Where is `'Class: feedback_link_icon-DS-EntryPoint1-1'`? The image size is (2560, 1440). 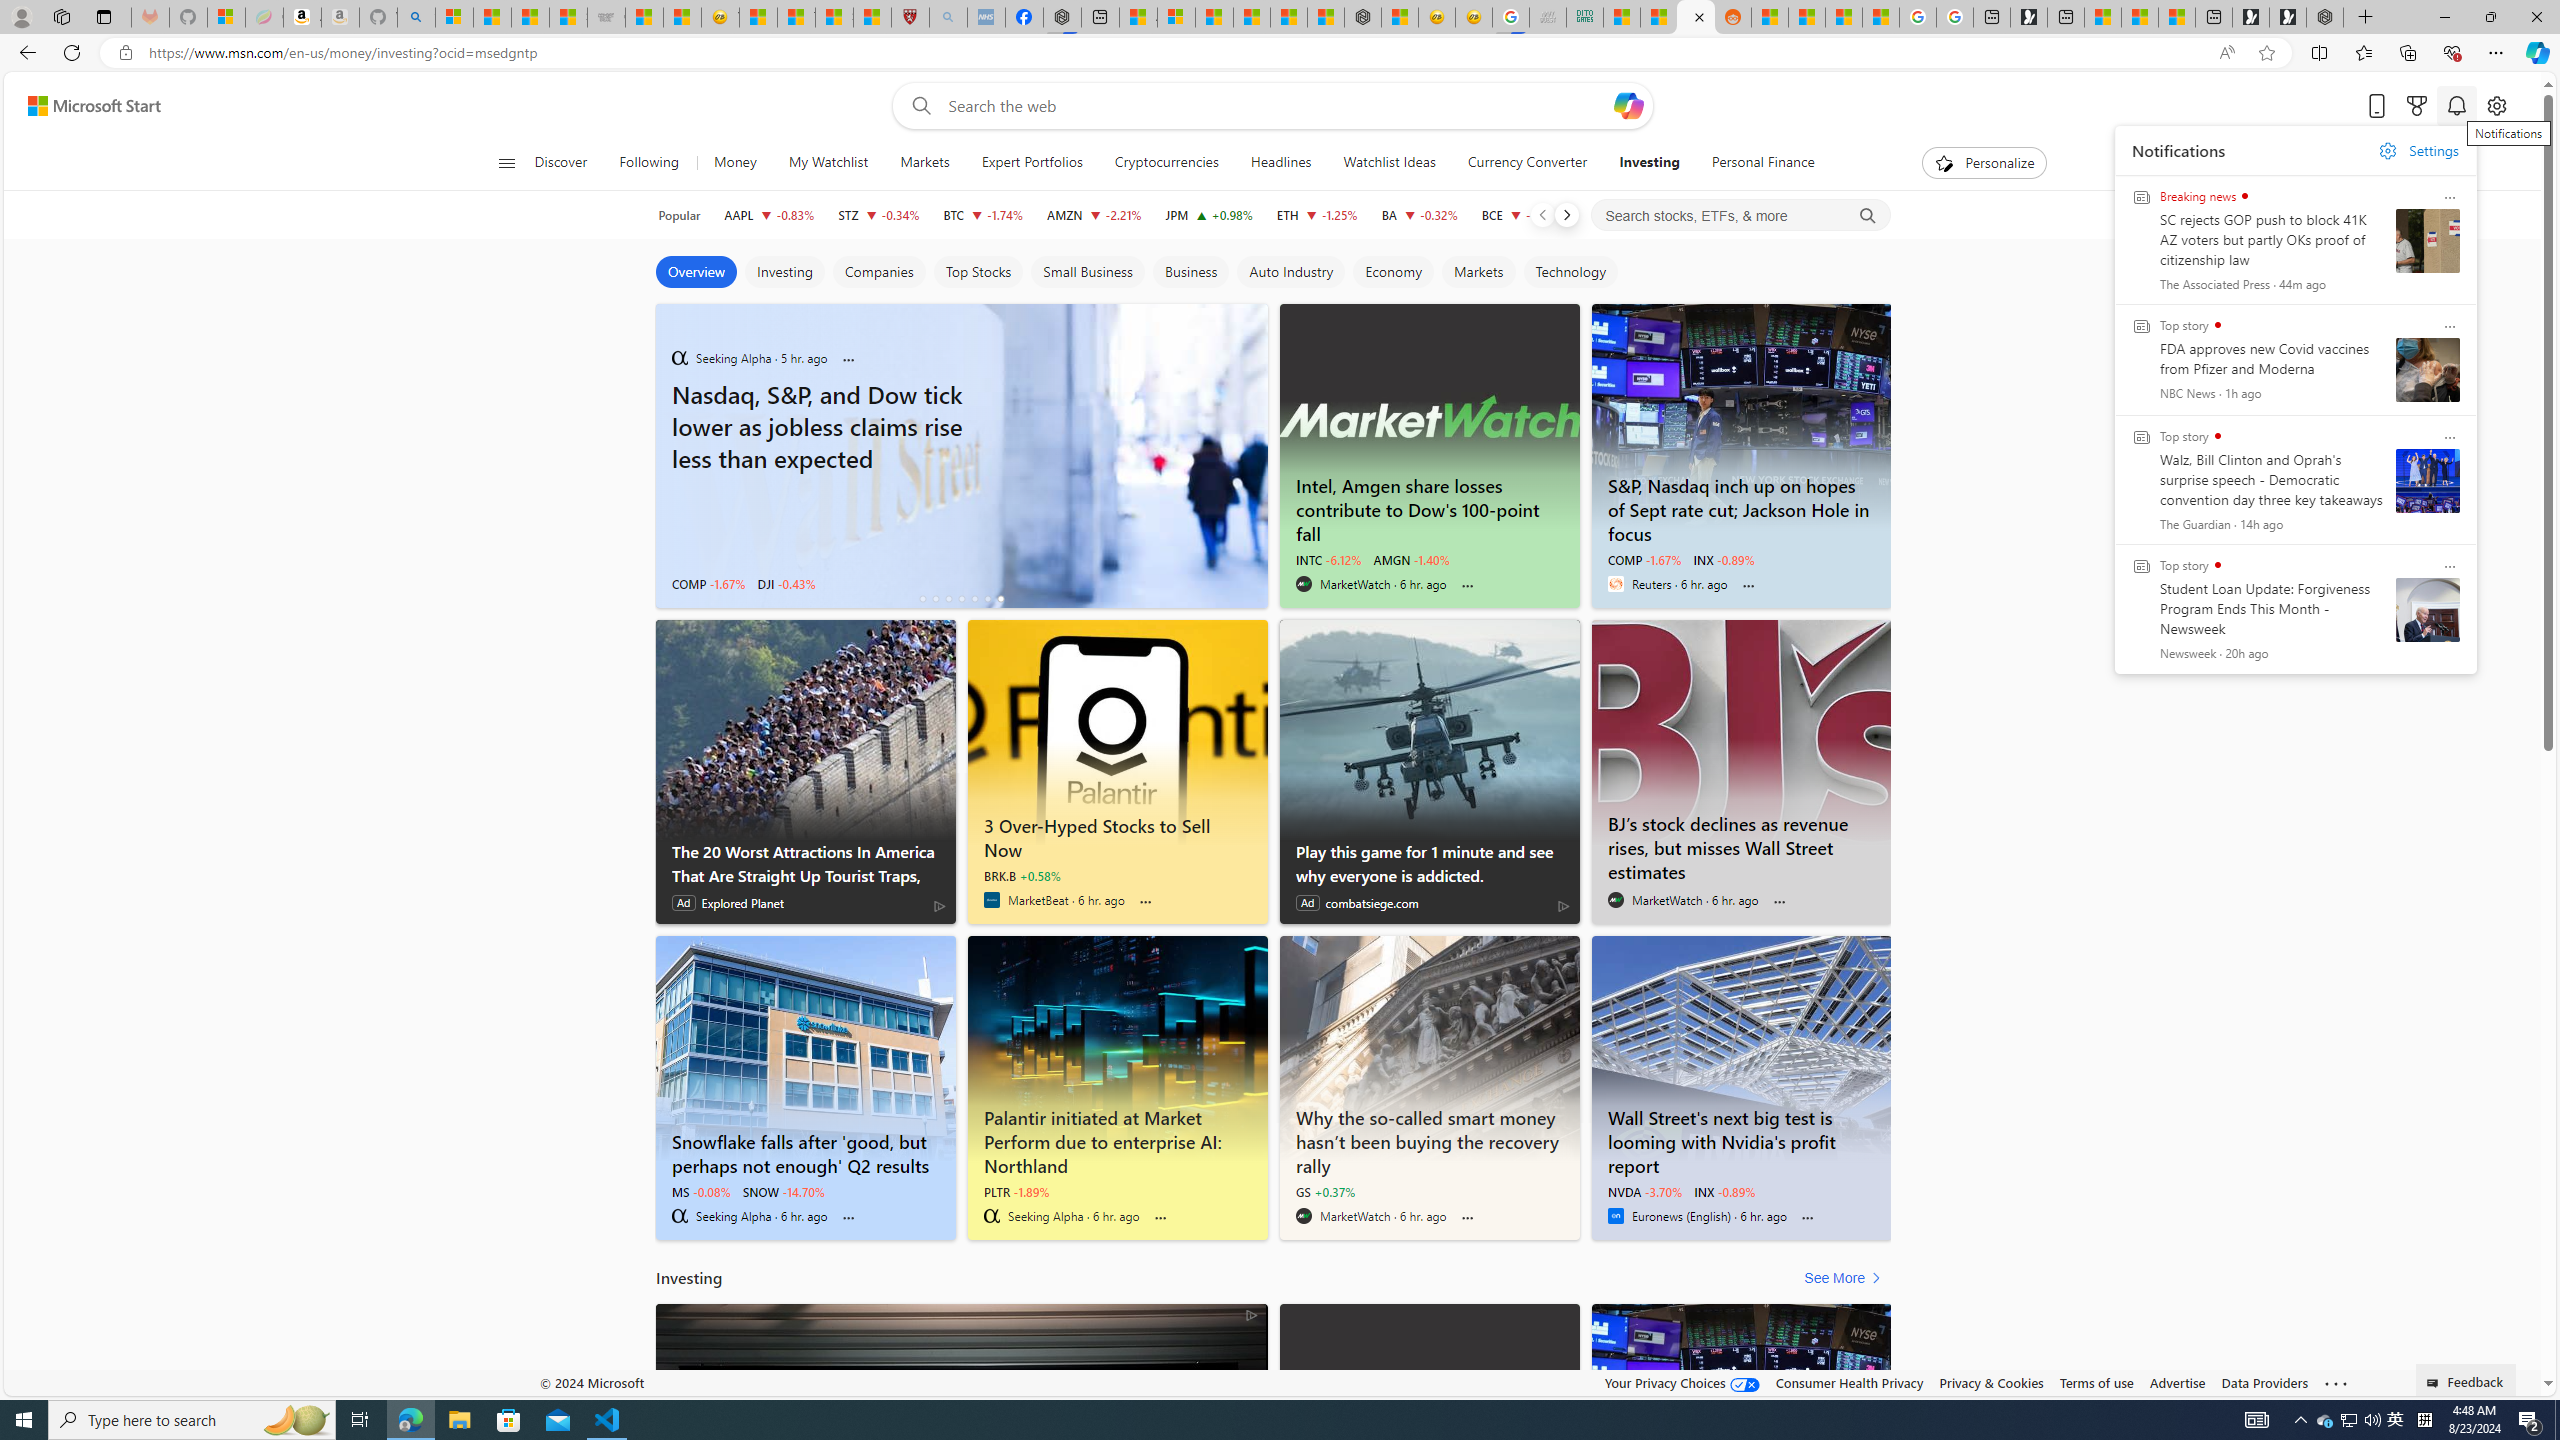 'Class: feedback_link_icon-DS-EntryPoint1-1' is located at coordinates (2434, 1382).